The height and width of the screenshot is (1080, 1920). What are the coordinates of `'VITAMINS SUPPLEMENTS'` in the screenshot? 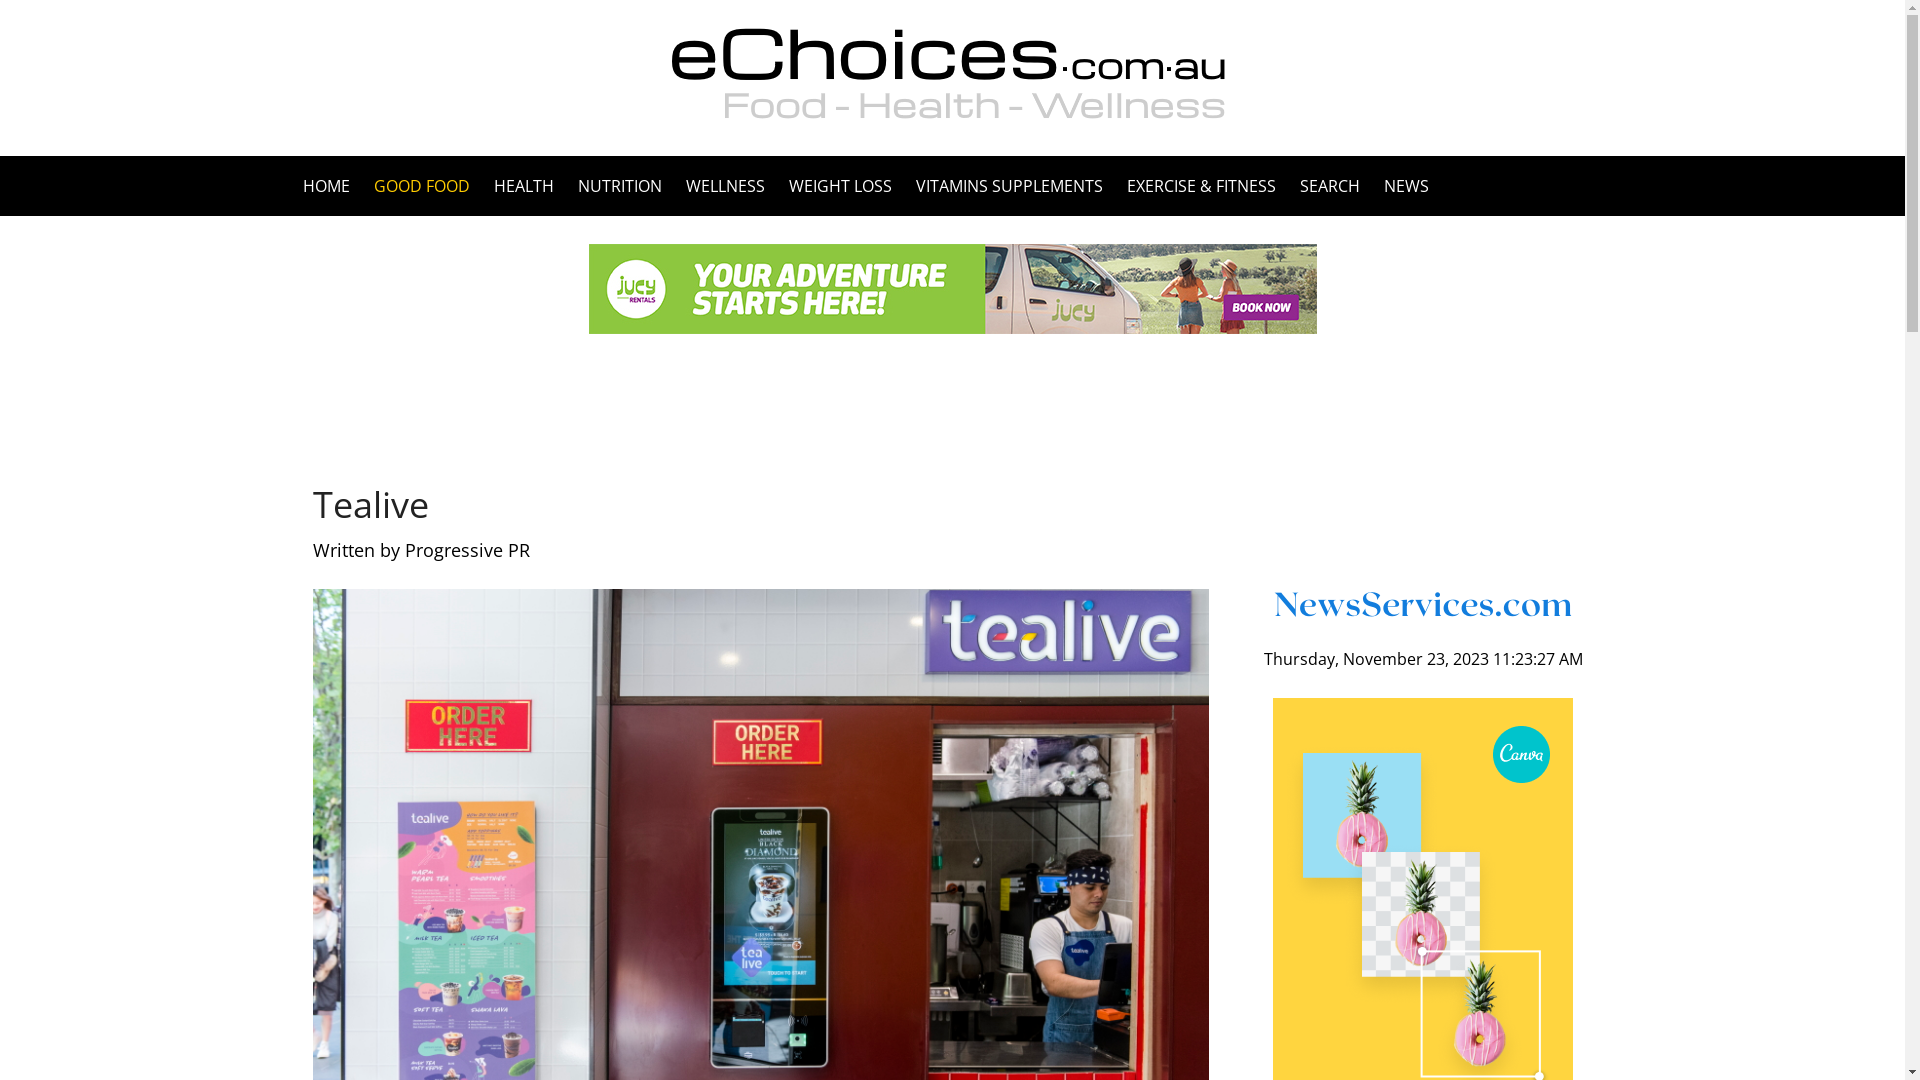 It's located at (902, 185).